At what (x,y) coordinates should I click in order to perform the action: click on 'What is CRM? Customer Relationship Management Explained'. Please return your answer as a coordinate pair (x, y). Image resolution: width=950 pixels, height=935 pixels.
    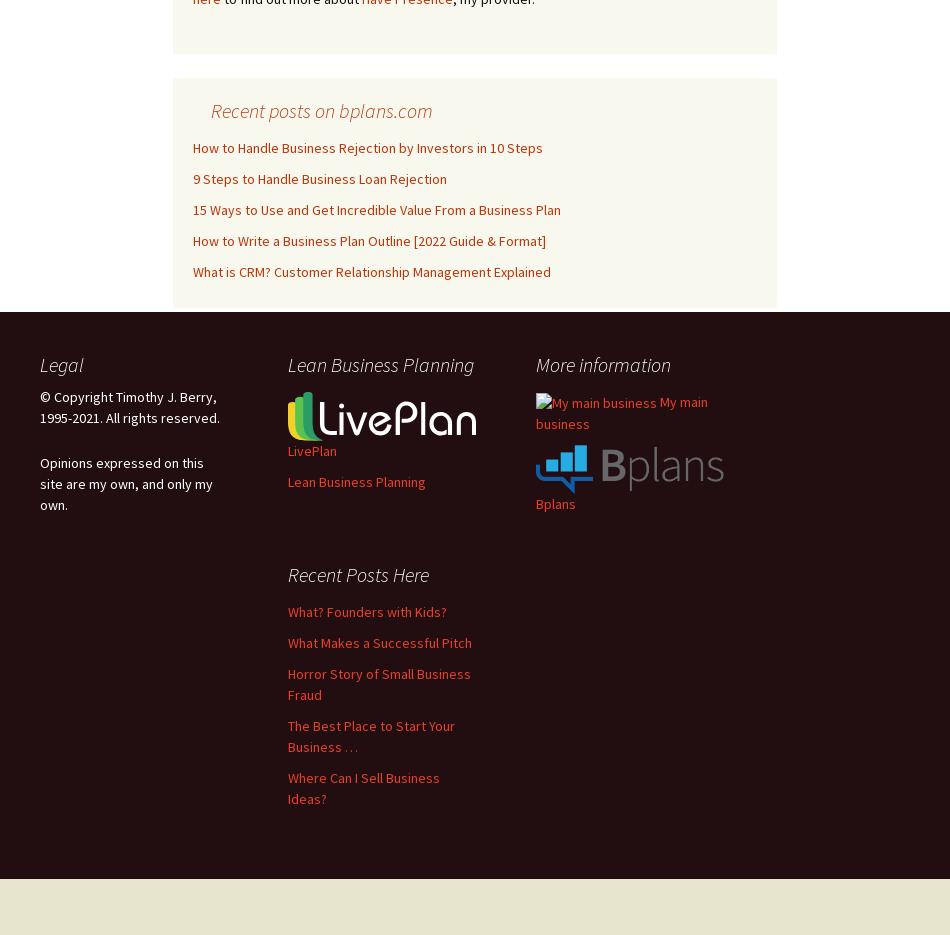
    Looking at the image, I should click on (371, 269).